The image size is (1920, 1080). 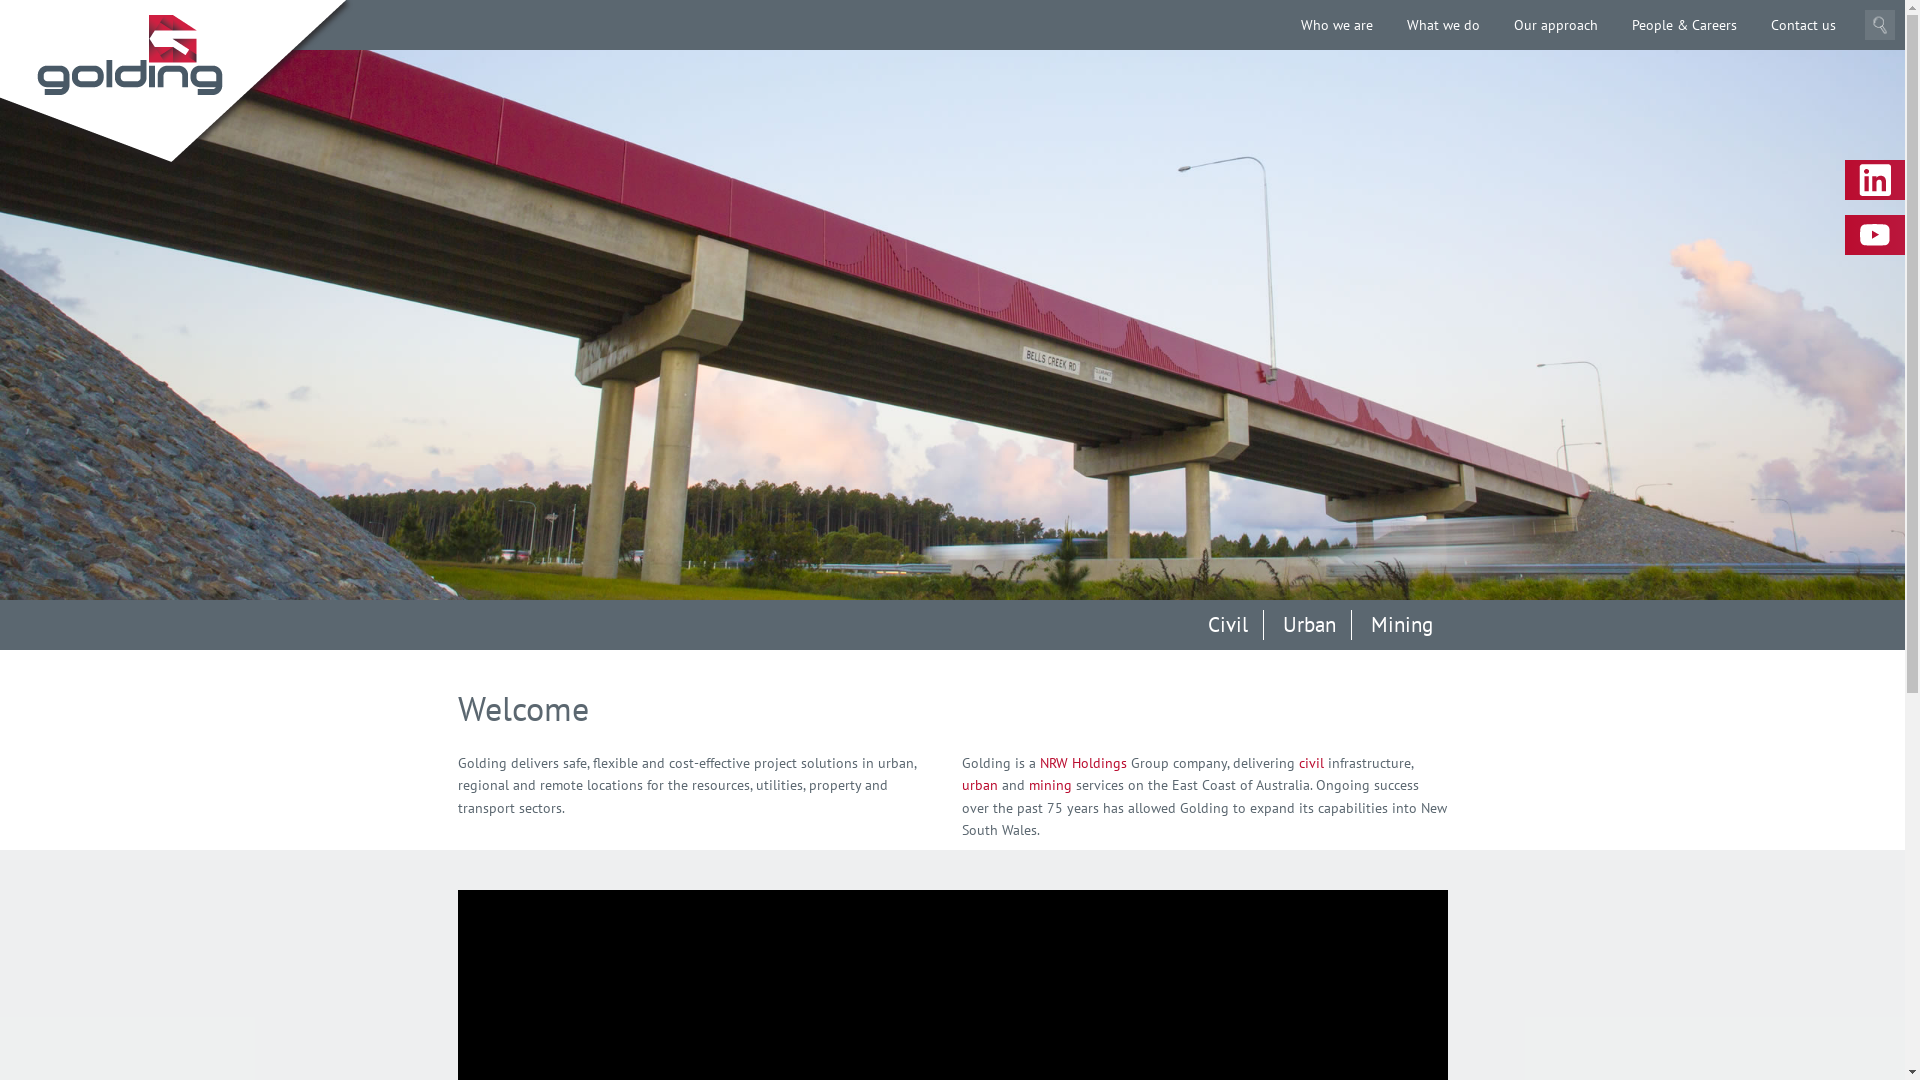 I want to click on 'What we do', so click(x=1443, y=24).